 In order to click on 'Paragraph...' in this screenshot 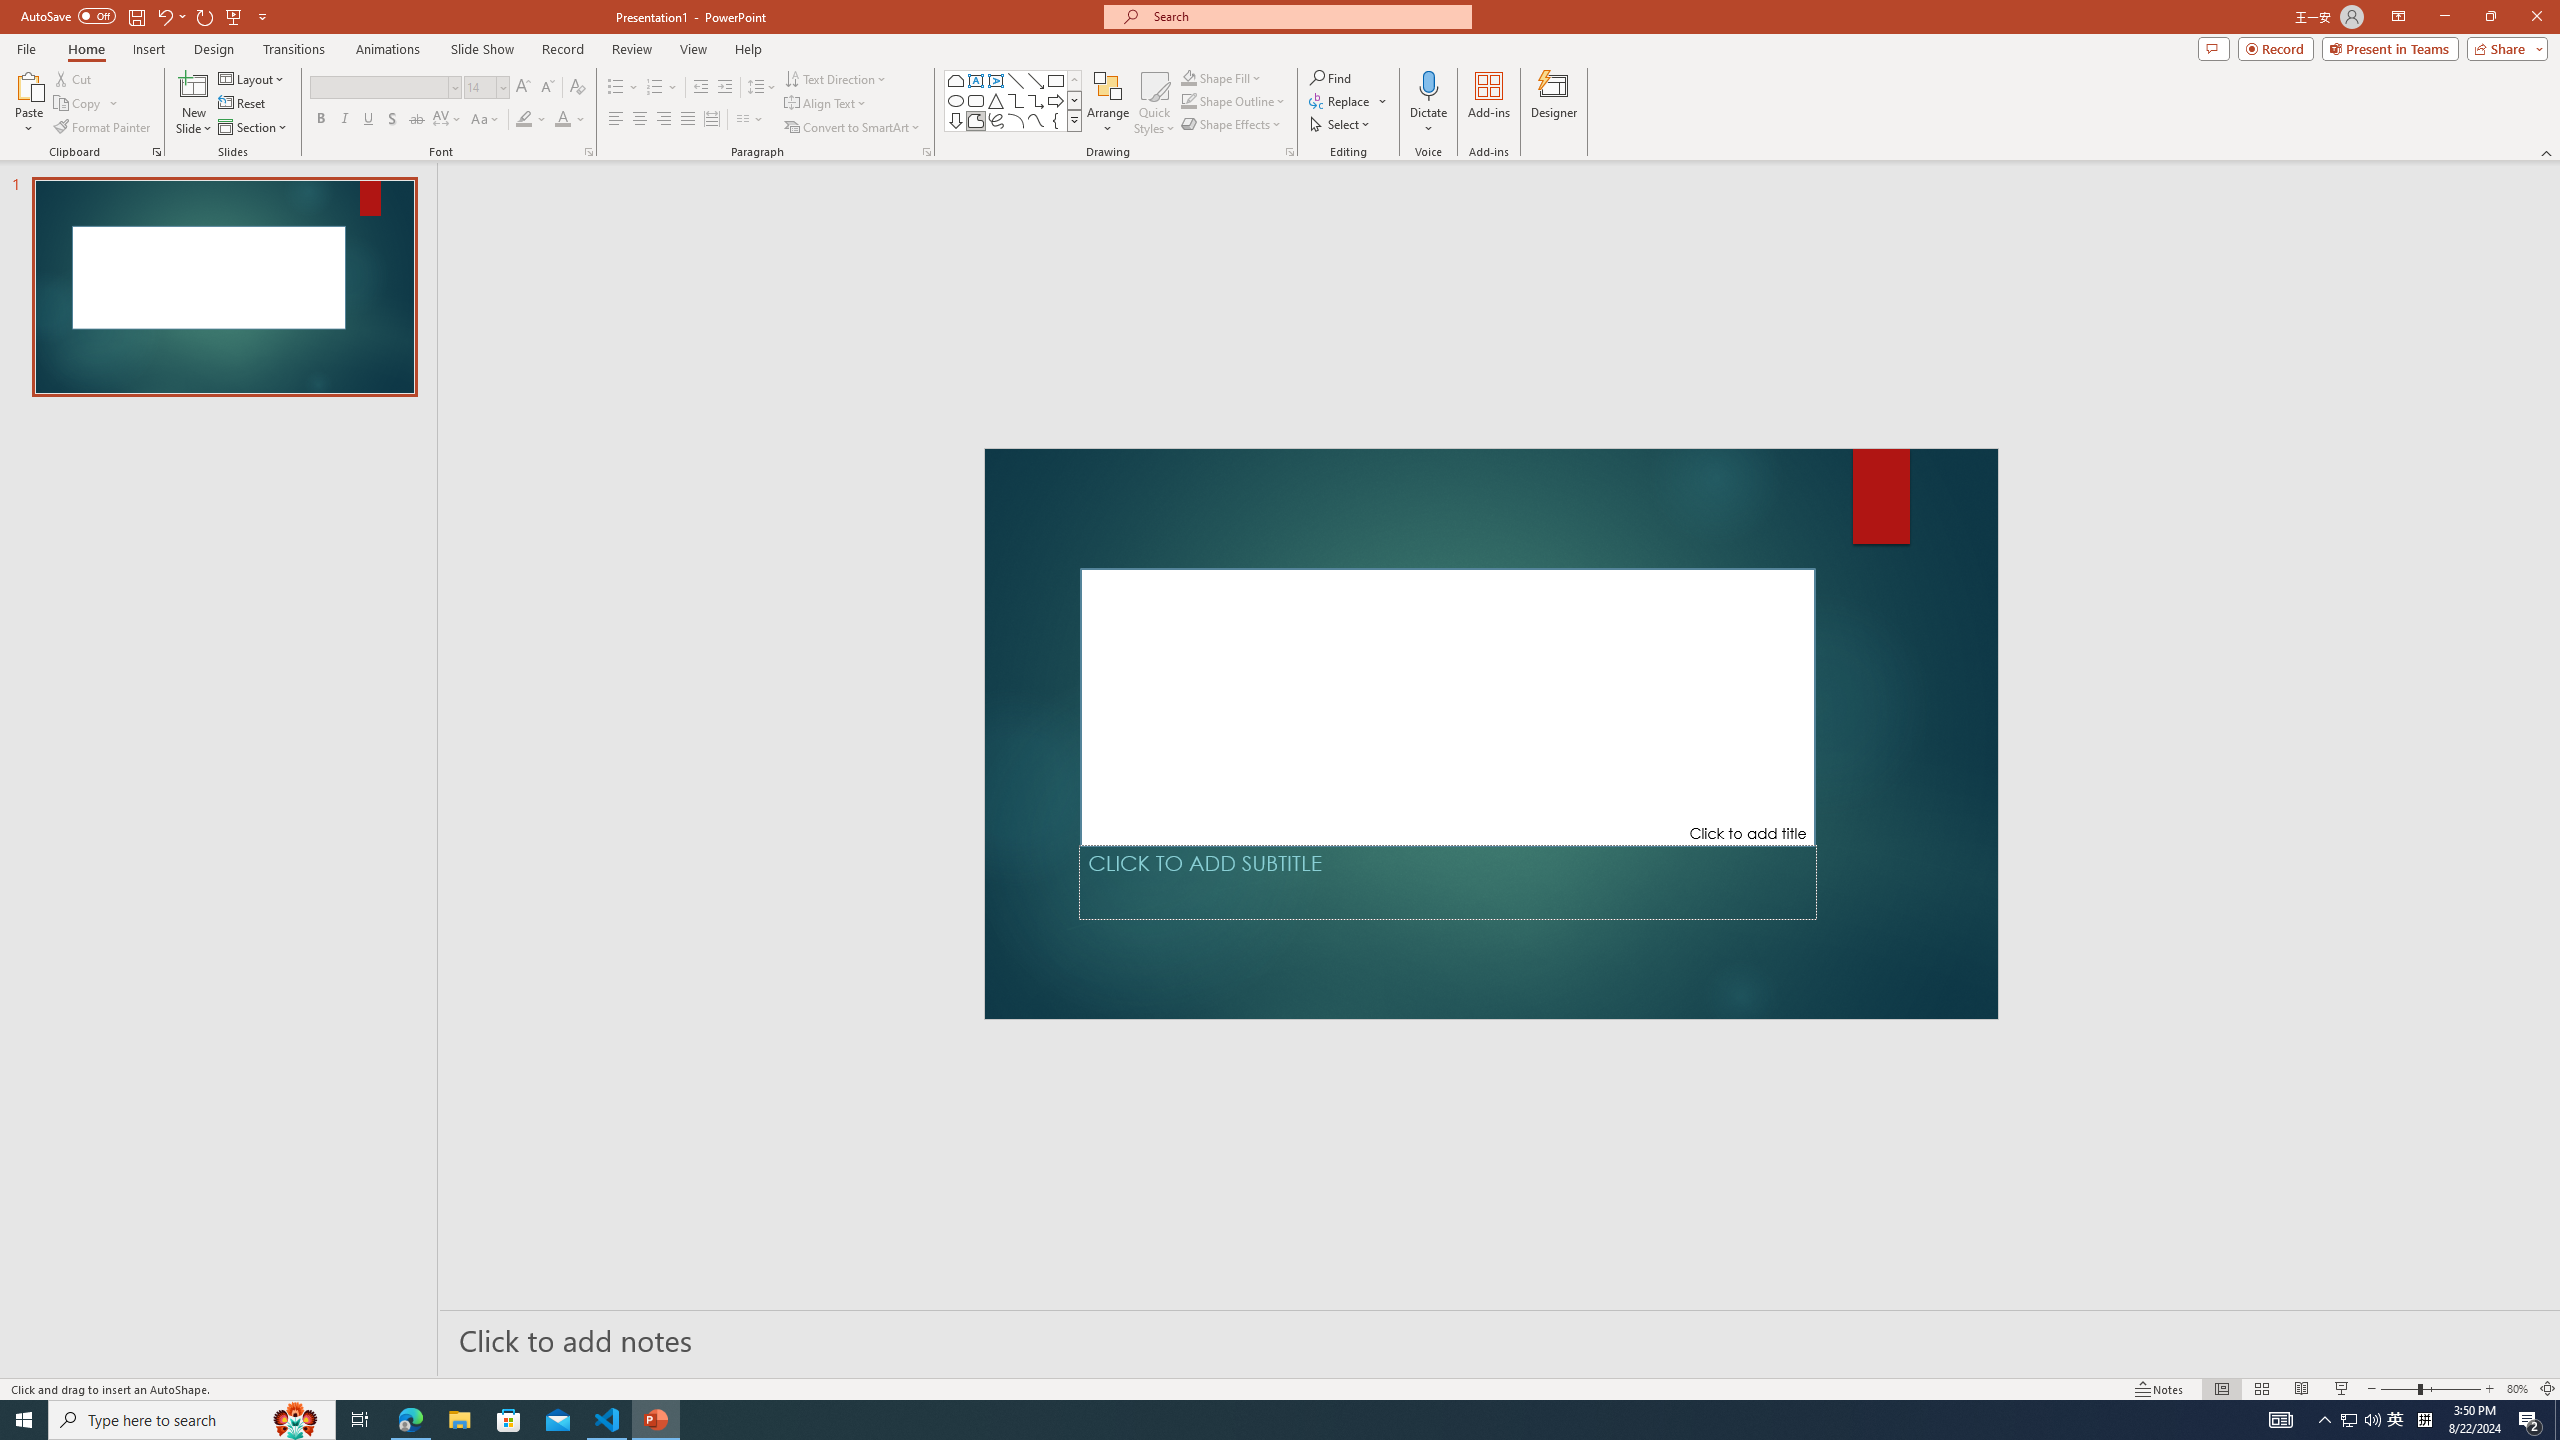, I will do `click(925, 150)`.